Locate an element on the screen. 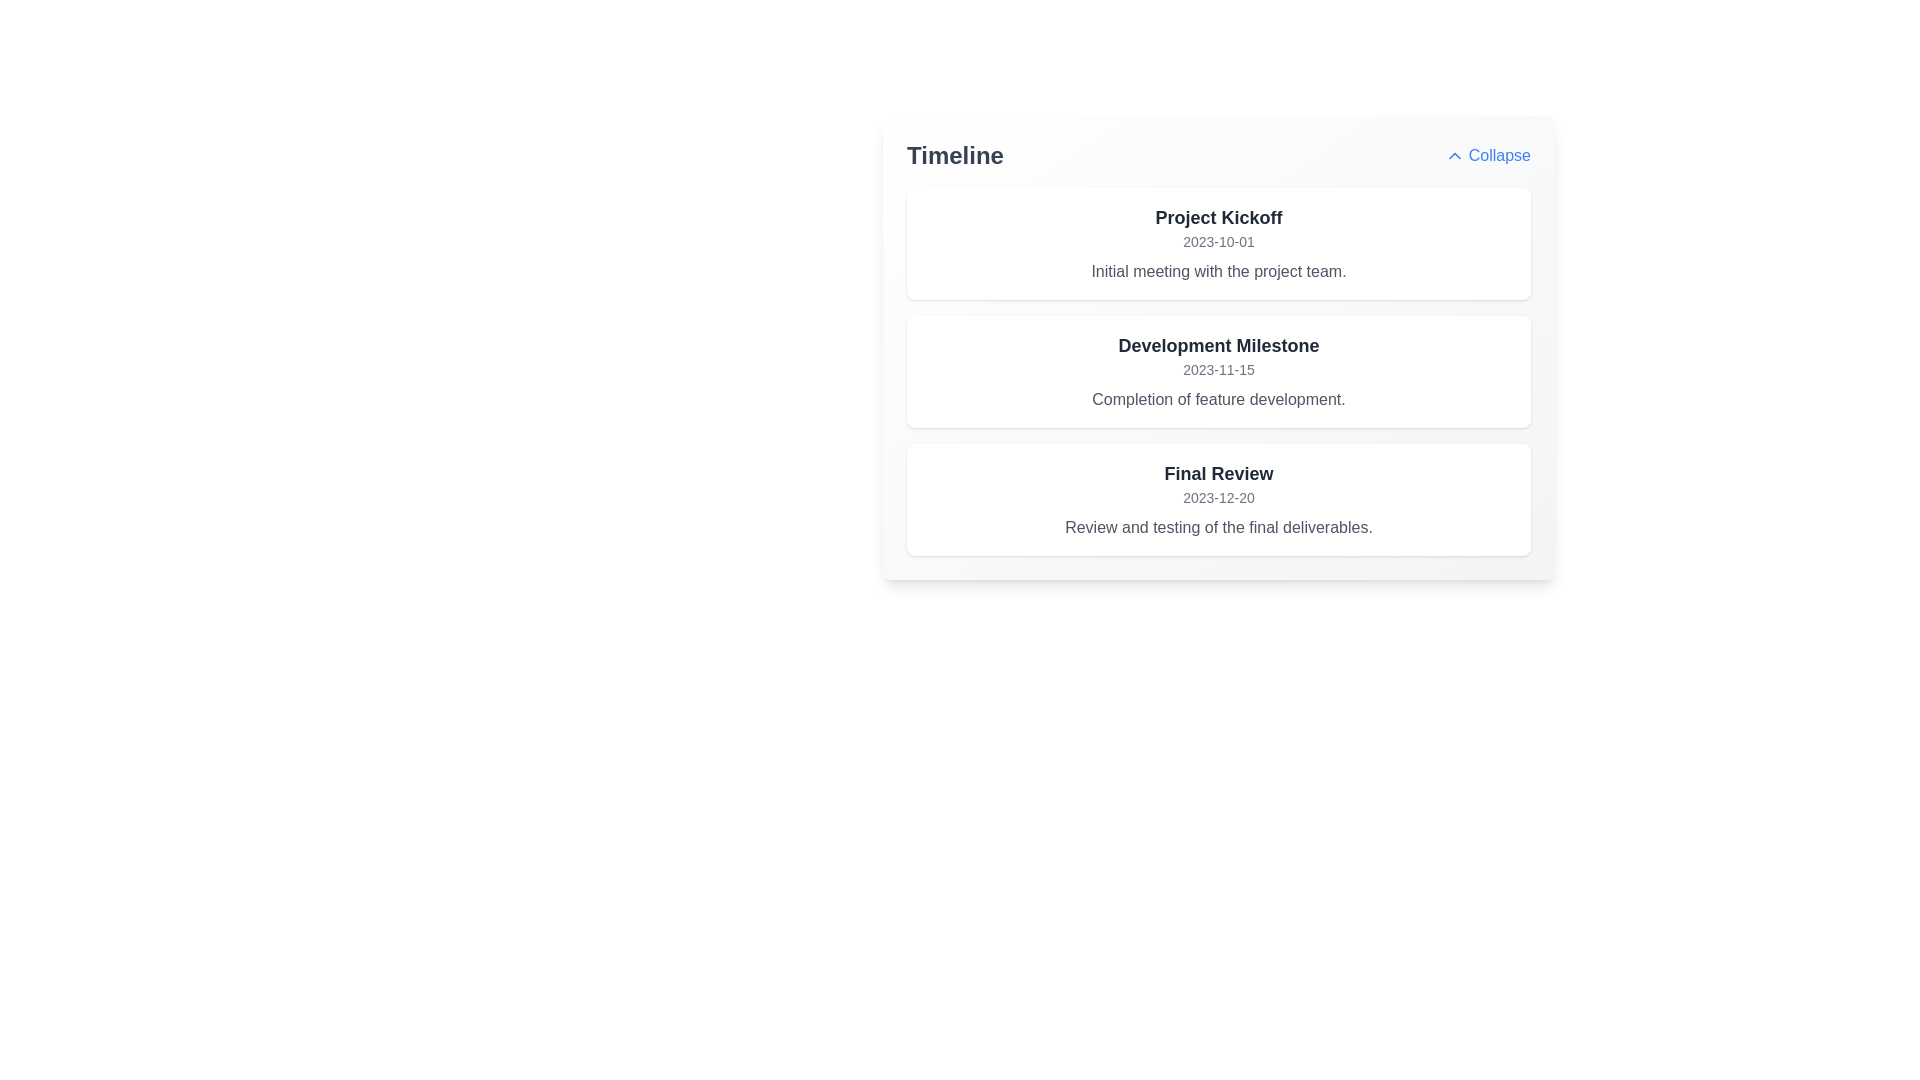  the Text Block located at the bottom of the card for the 'Final Review' timeline event, which provides detailed context about the event's purpose is located at coordinates (1218, 527).